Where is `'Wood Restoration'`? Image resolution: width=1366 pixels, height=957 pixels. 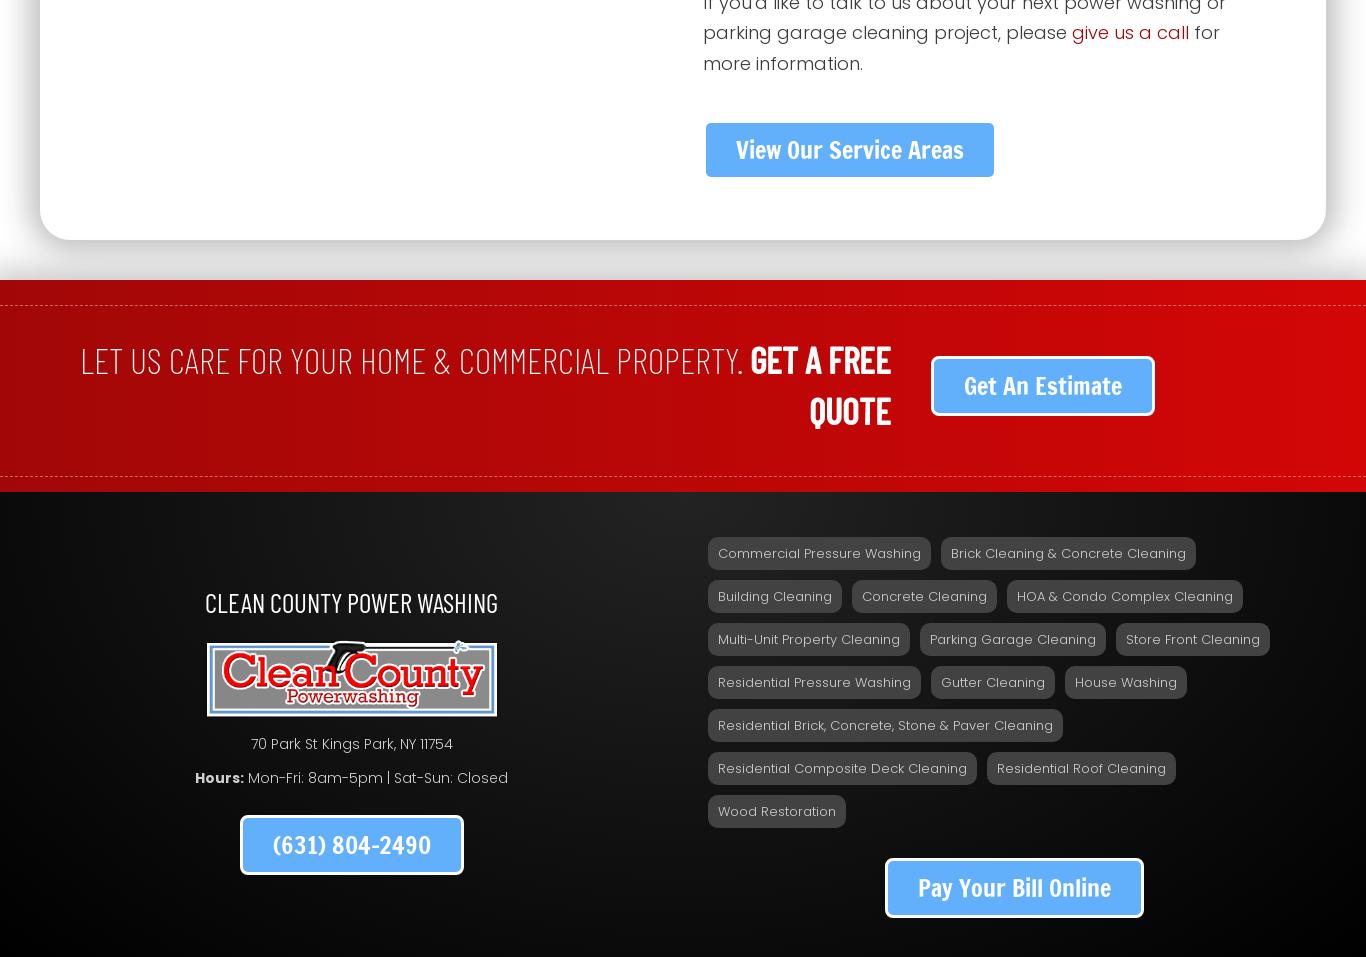
'Wood Restoration' is located at coordinates (776, 809).